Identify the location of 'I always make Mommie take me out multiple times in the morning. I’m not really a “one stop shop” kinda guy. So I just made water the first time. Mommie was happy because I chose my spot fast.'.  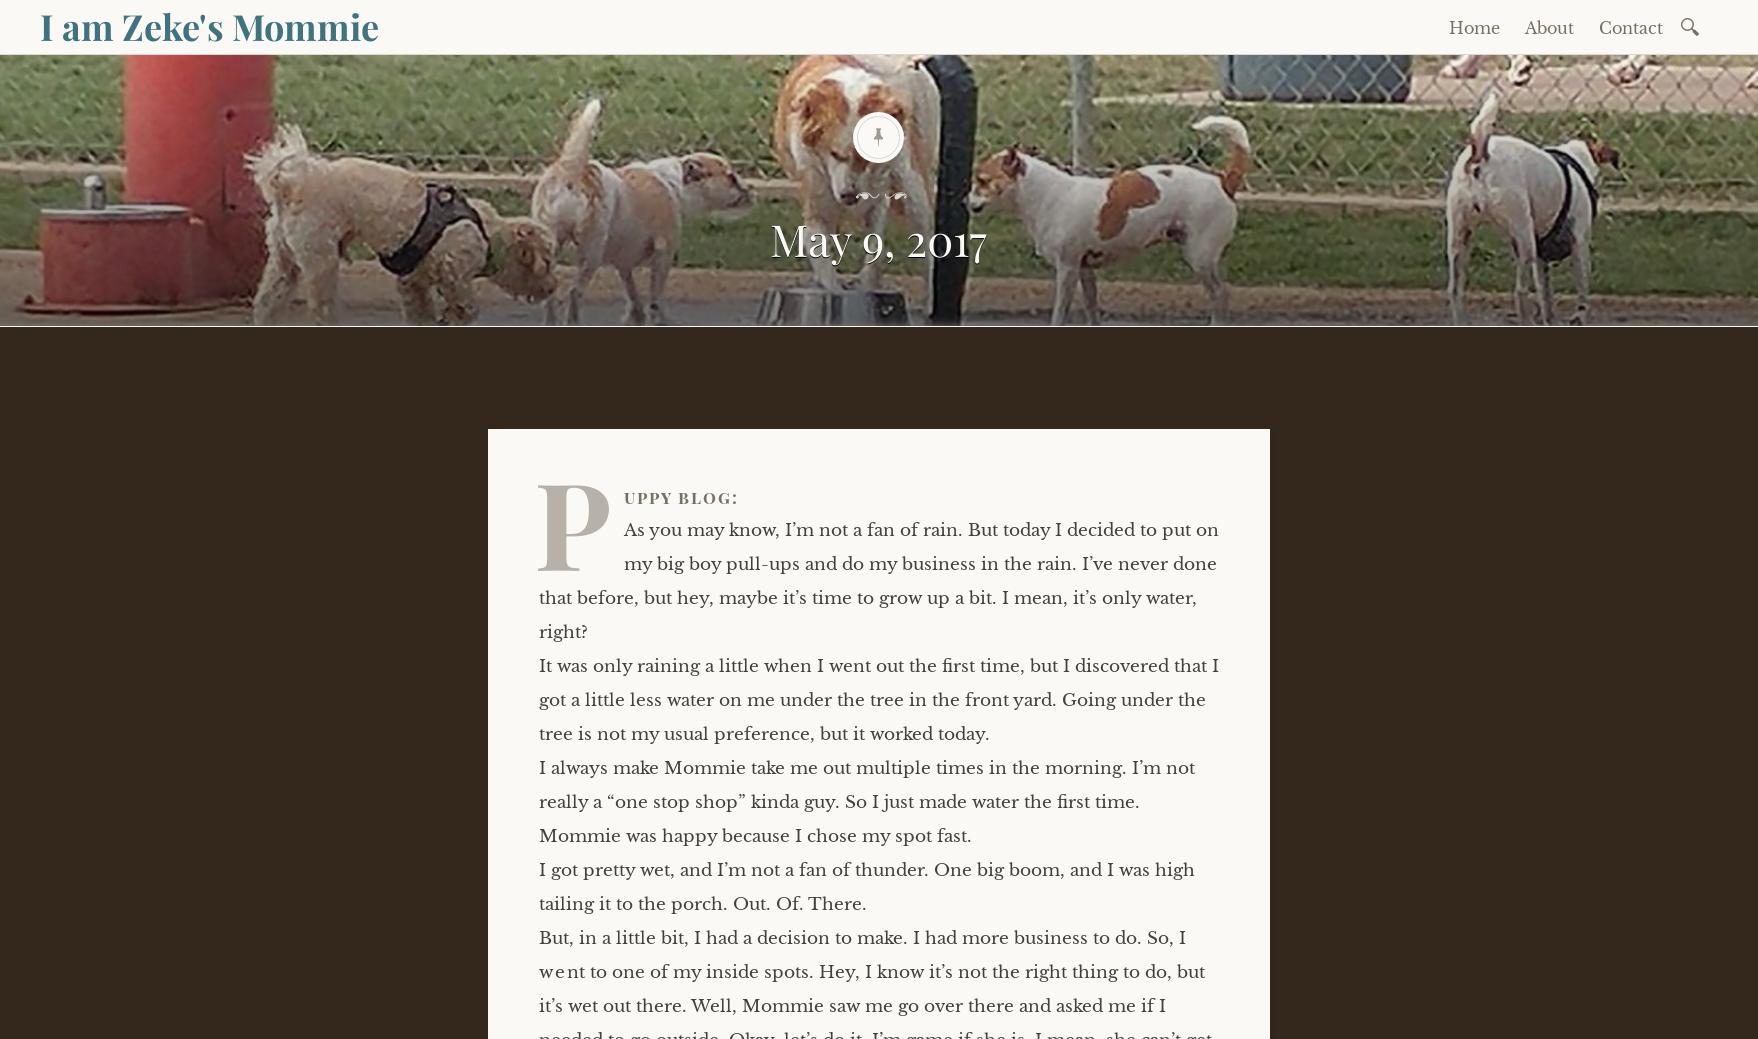
(866, 800).